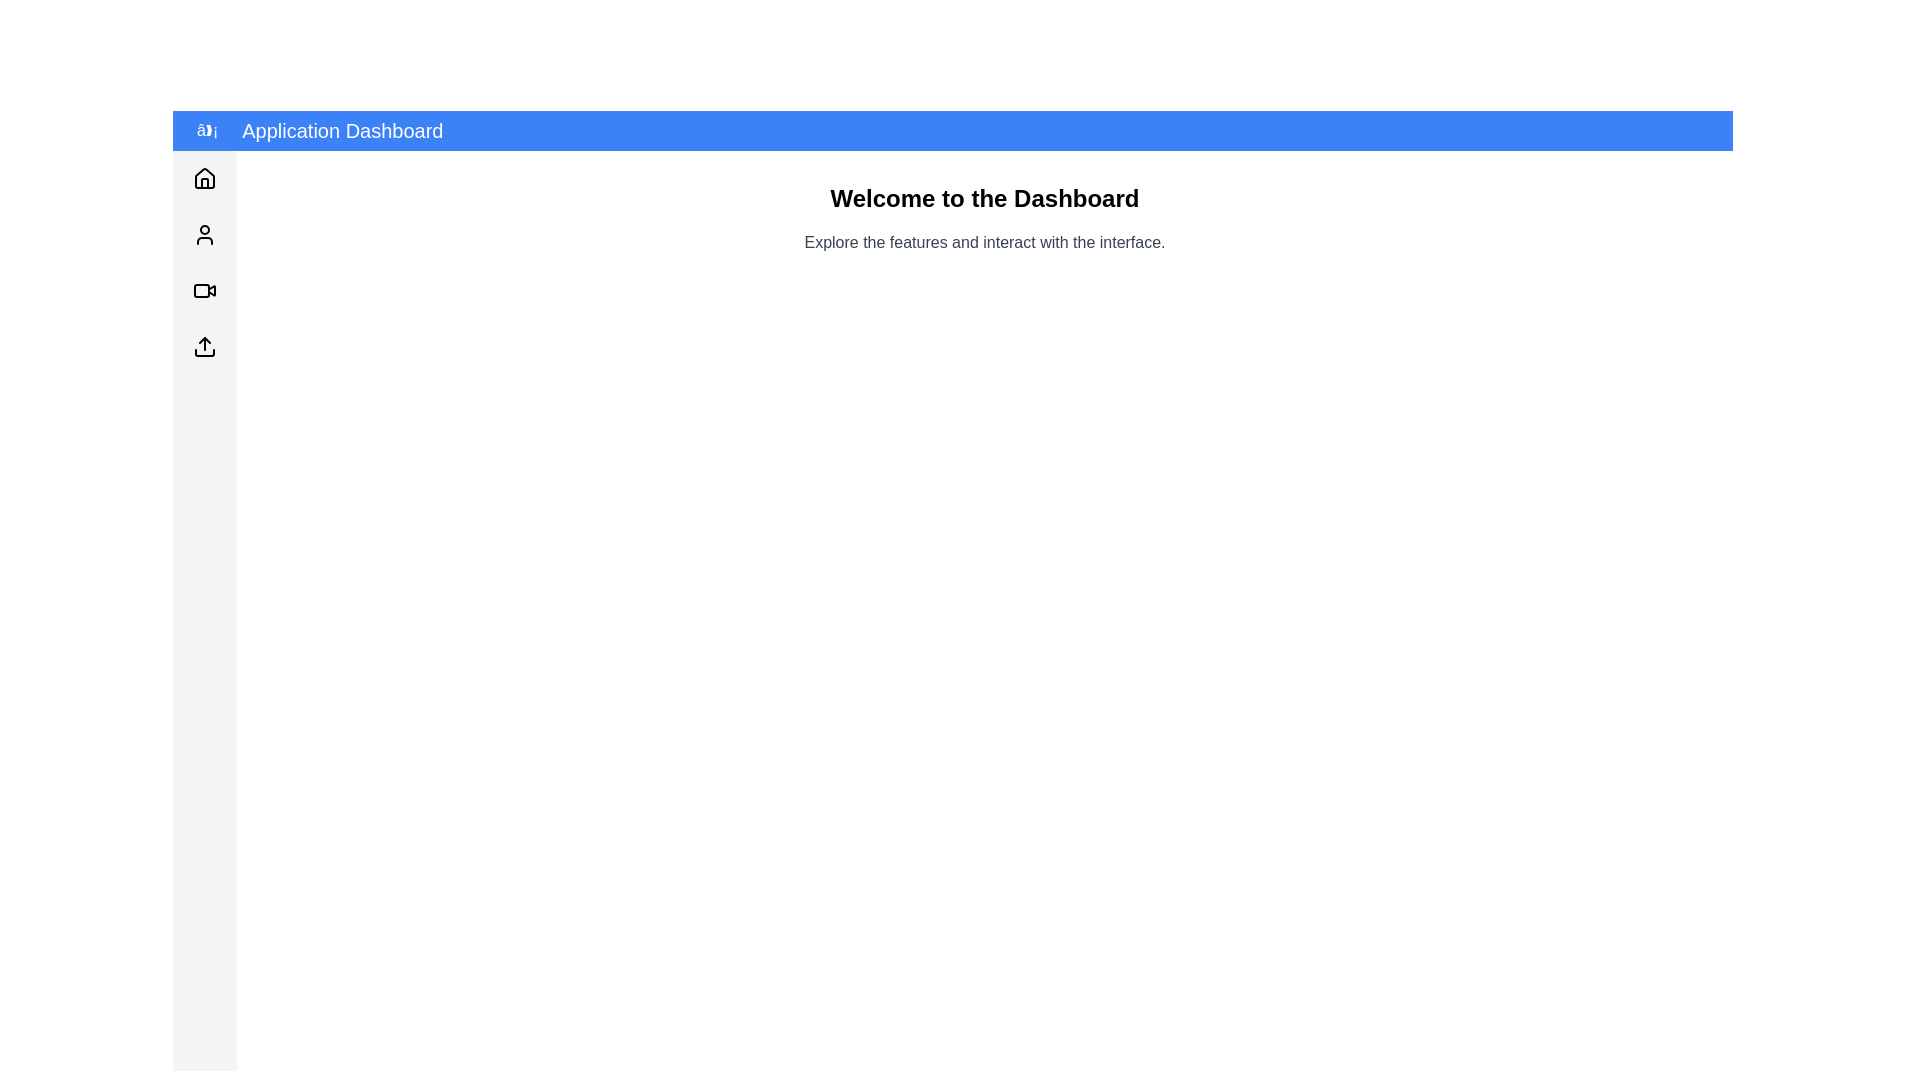 Image resolution: width=1920 pixels, height=1080 pixels. I want to click on the topmost house icon in the left vertical navigation bar, which is styled to resemble a dwelling, so click(205, 176).